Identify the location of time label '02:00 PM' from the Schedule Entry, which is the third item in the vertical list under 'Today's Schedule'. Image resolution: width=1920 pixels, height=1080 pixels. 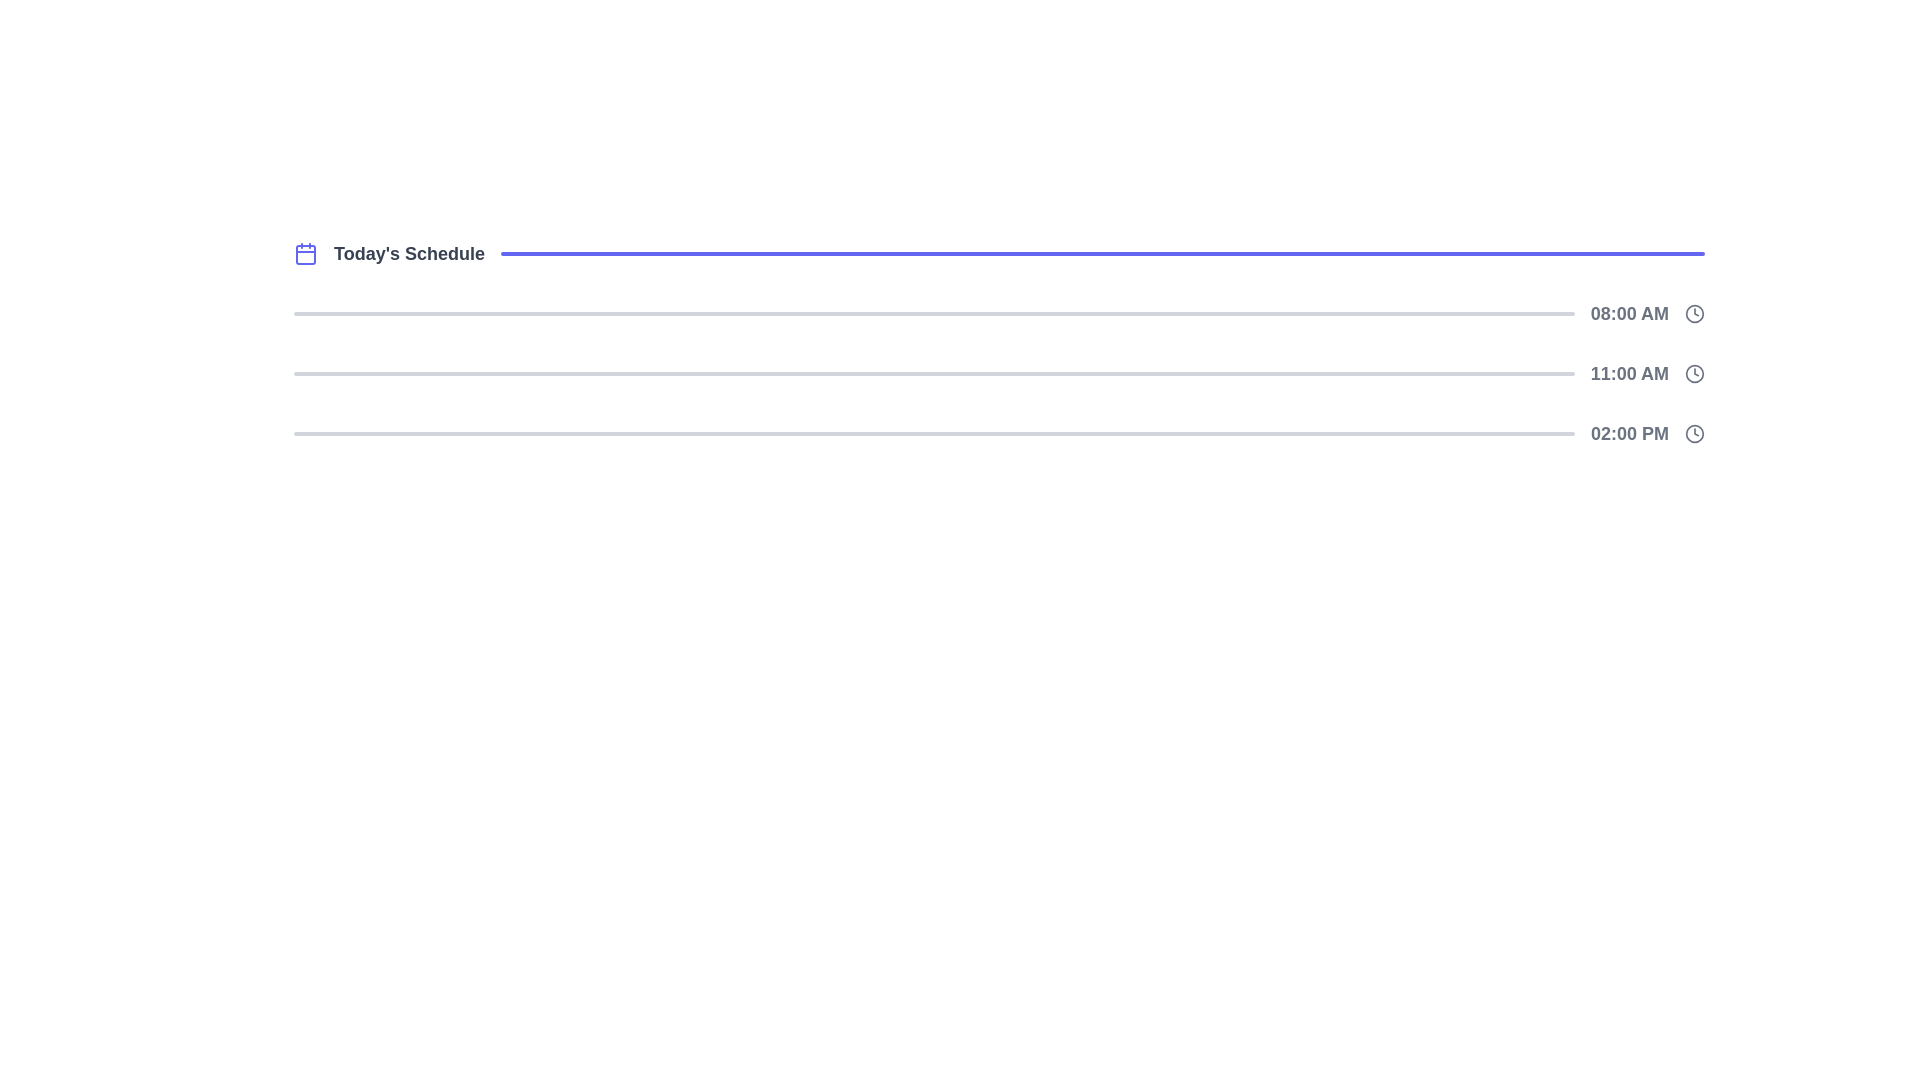
(999, 433).